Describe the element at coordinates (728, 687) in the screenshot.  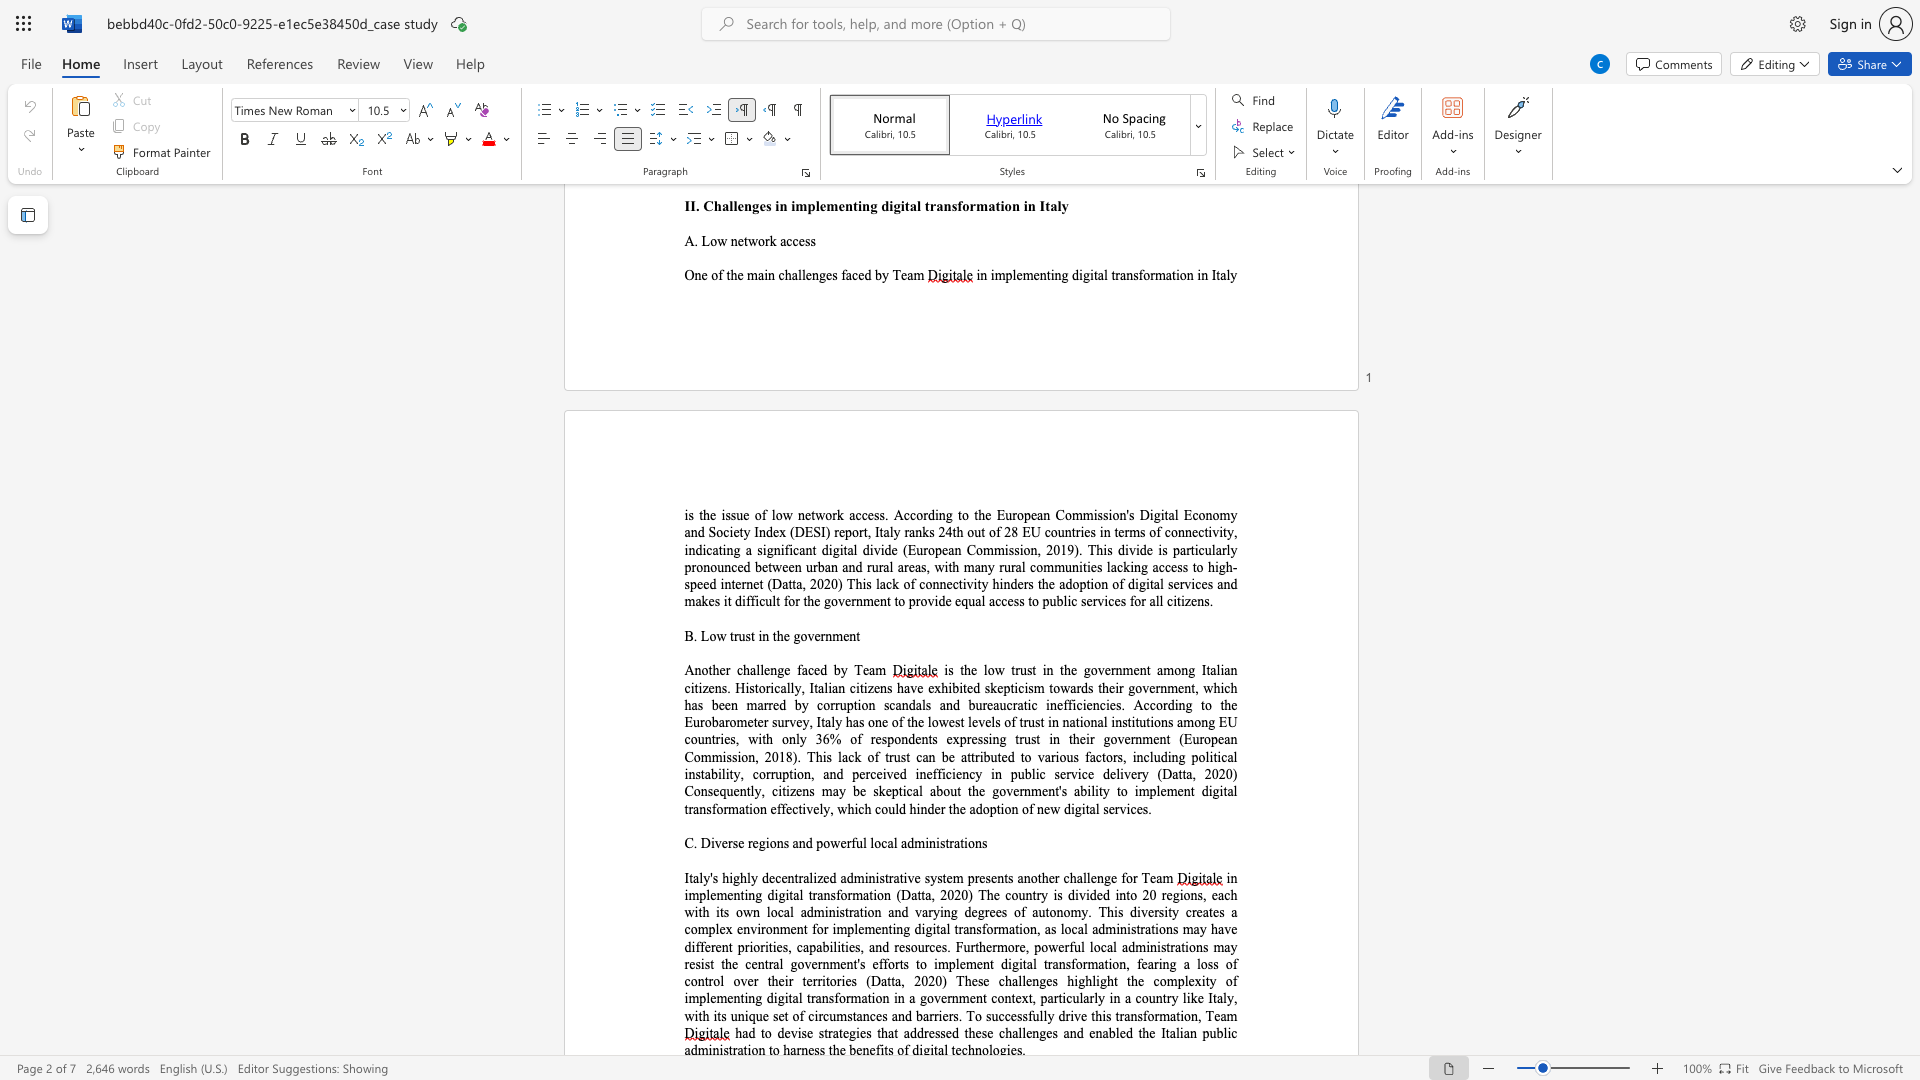
I see `the 1th character "." in the text` at that location.